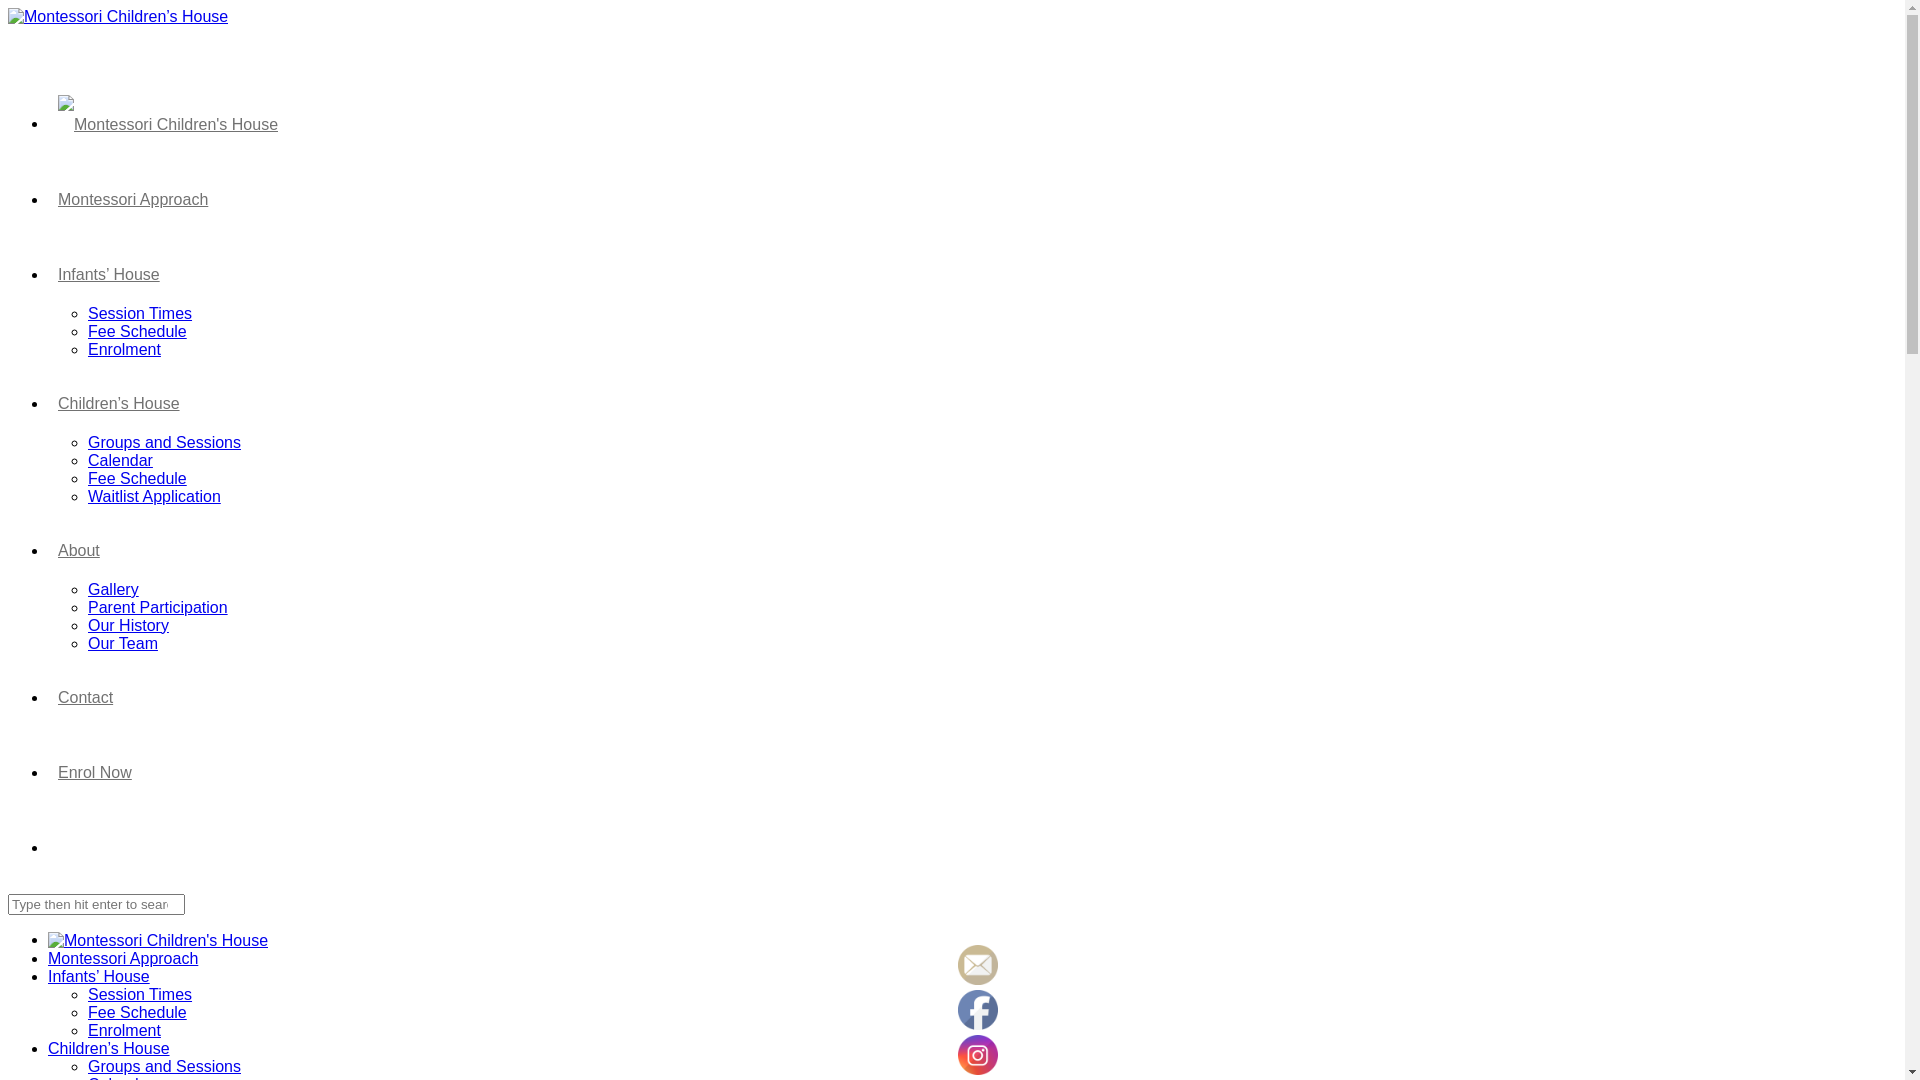  What do you see at coordinates (123, 348) in the screenshot?
I see `'Enrolment'` at bounding box center [123, 348].